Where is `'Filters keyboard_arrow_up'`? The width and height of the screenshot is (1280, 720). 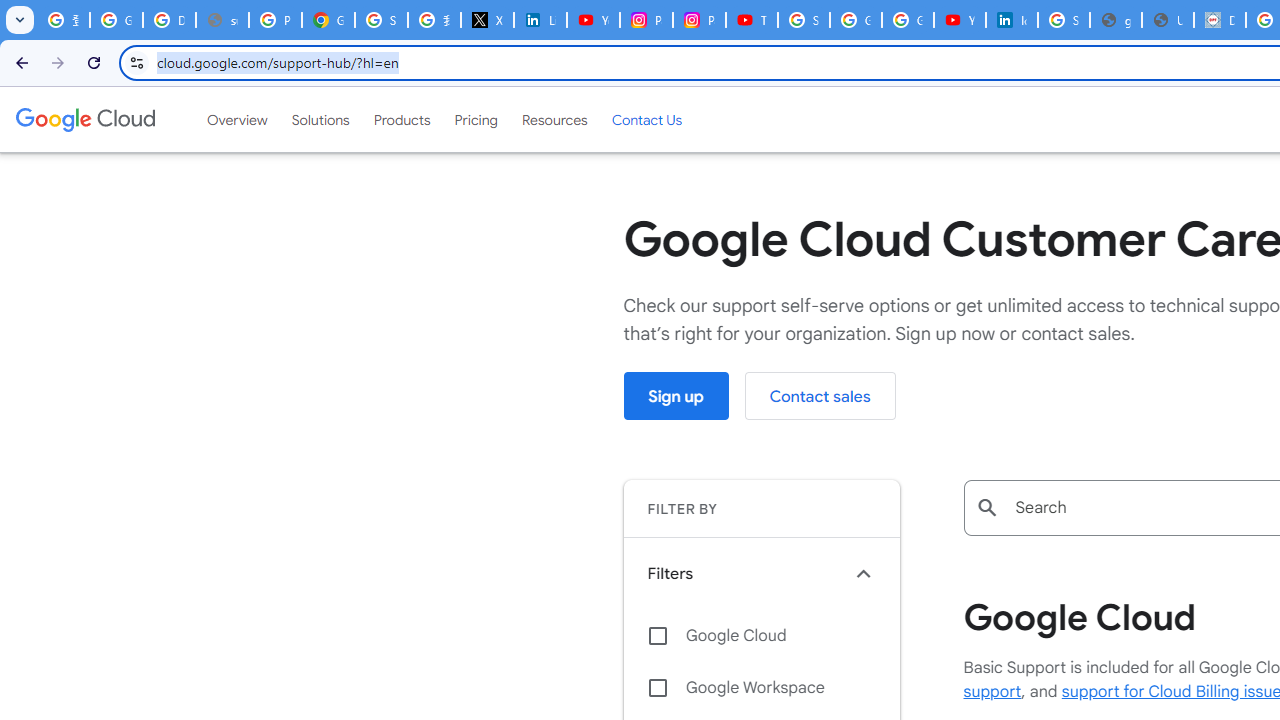 'Filters keyboard_arrow_up' is located at coordinates (760, 573).